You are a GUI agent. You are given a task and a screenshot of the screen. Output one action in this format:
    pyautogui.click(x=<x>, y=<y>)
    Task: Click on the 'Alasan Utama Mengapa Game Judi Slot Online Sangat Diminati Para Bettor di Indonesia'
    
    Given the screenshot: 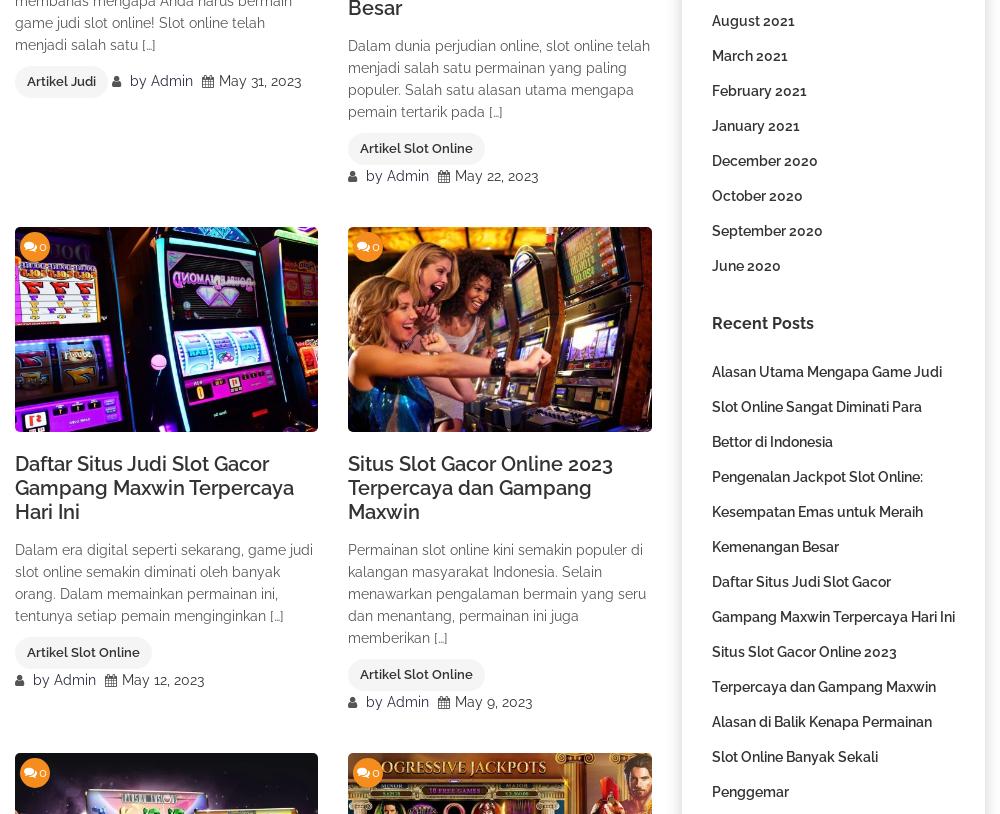 What is the action you would take?
    pyautogui.click(x=825, y=407)
    